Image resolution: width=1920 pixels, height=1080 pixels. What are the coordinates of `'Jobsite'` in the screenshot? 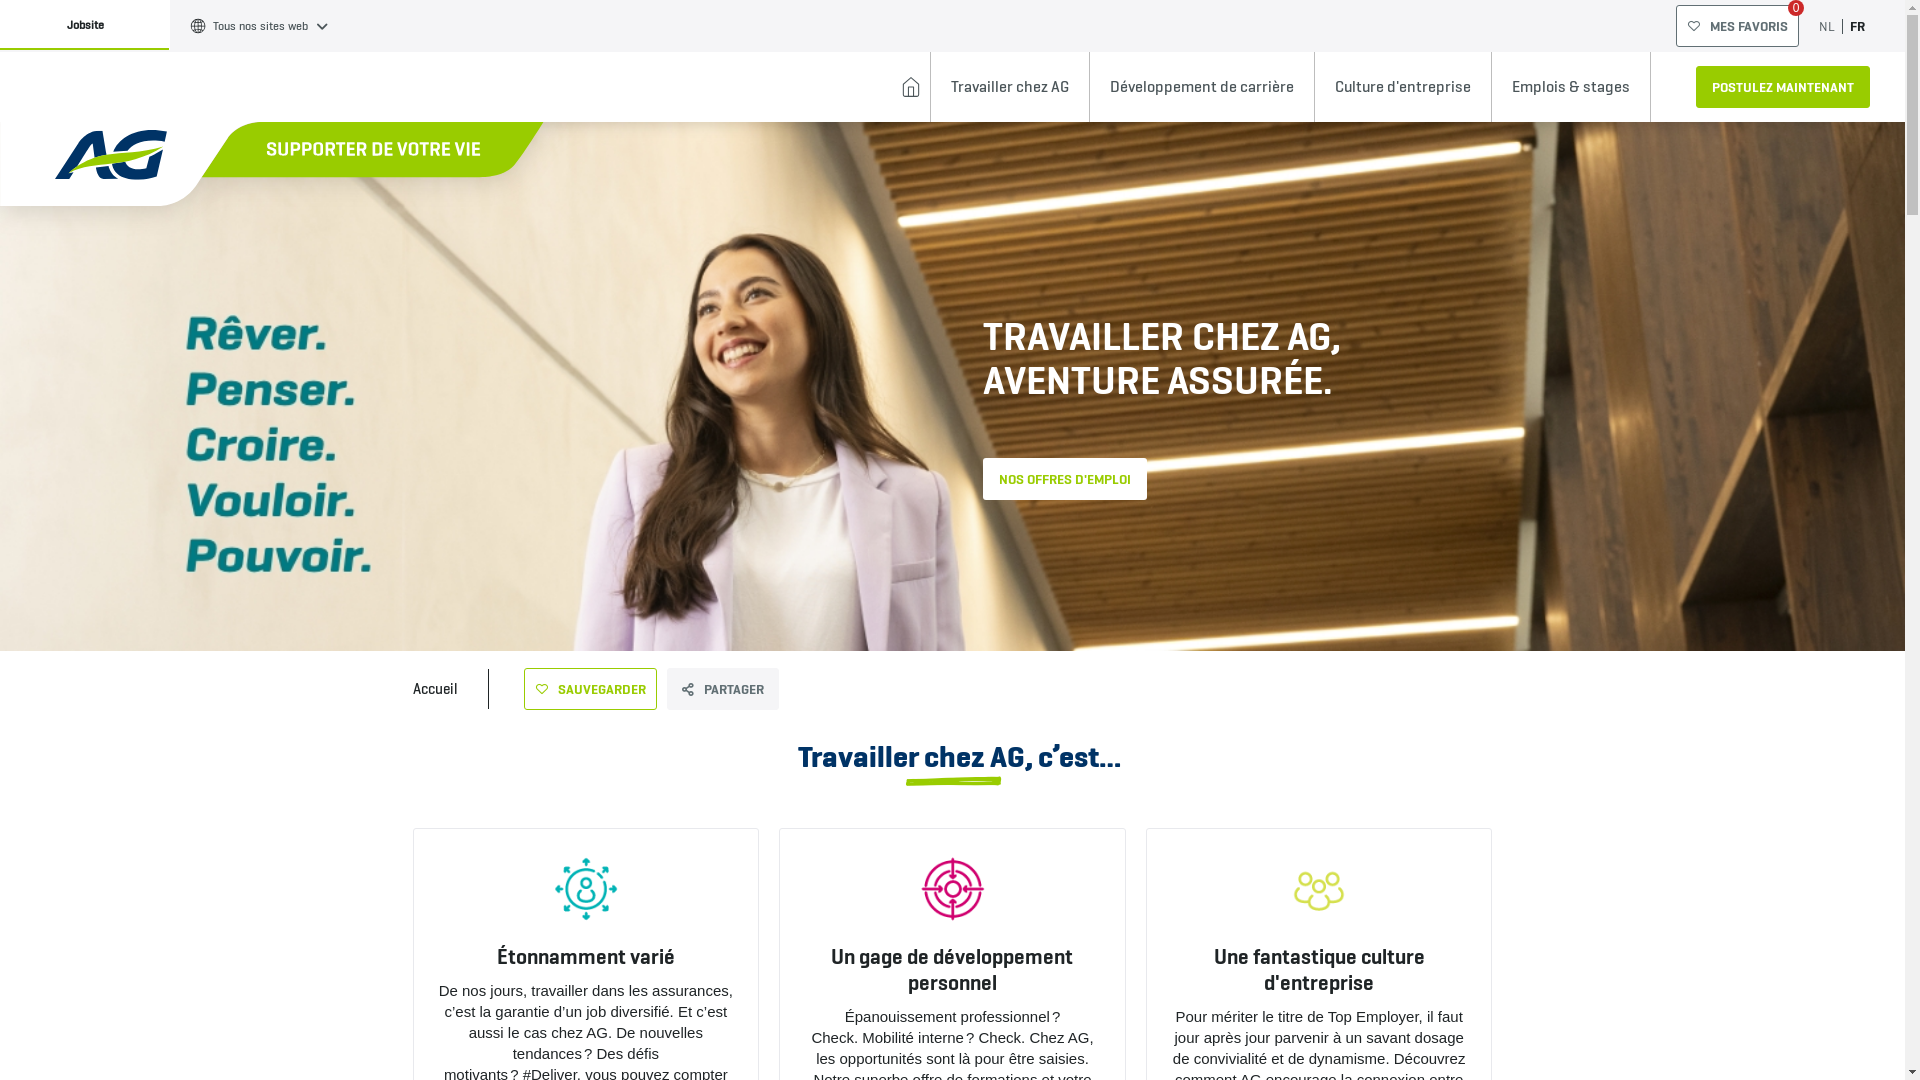 It's located at (84, 24).